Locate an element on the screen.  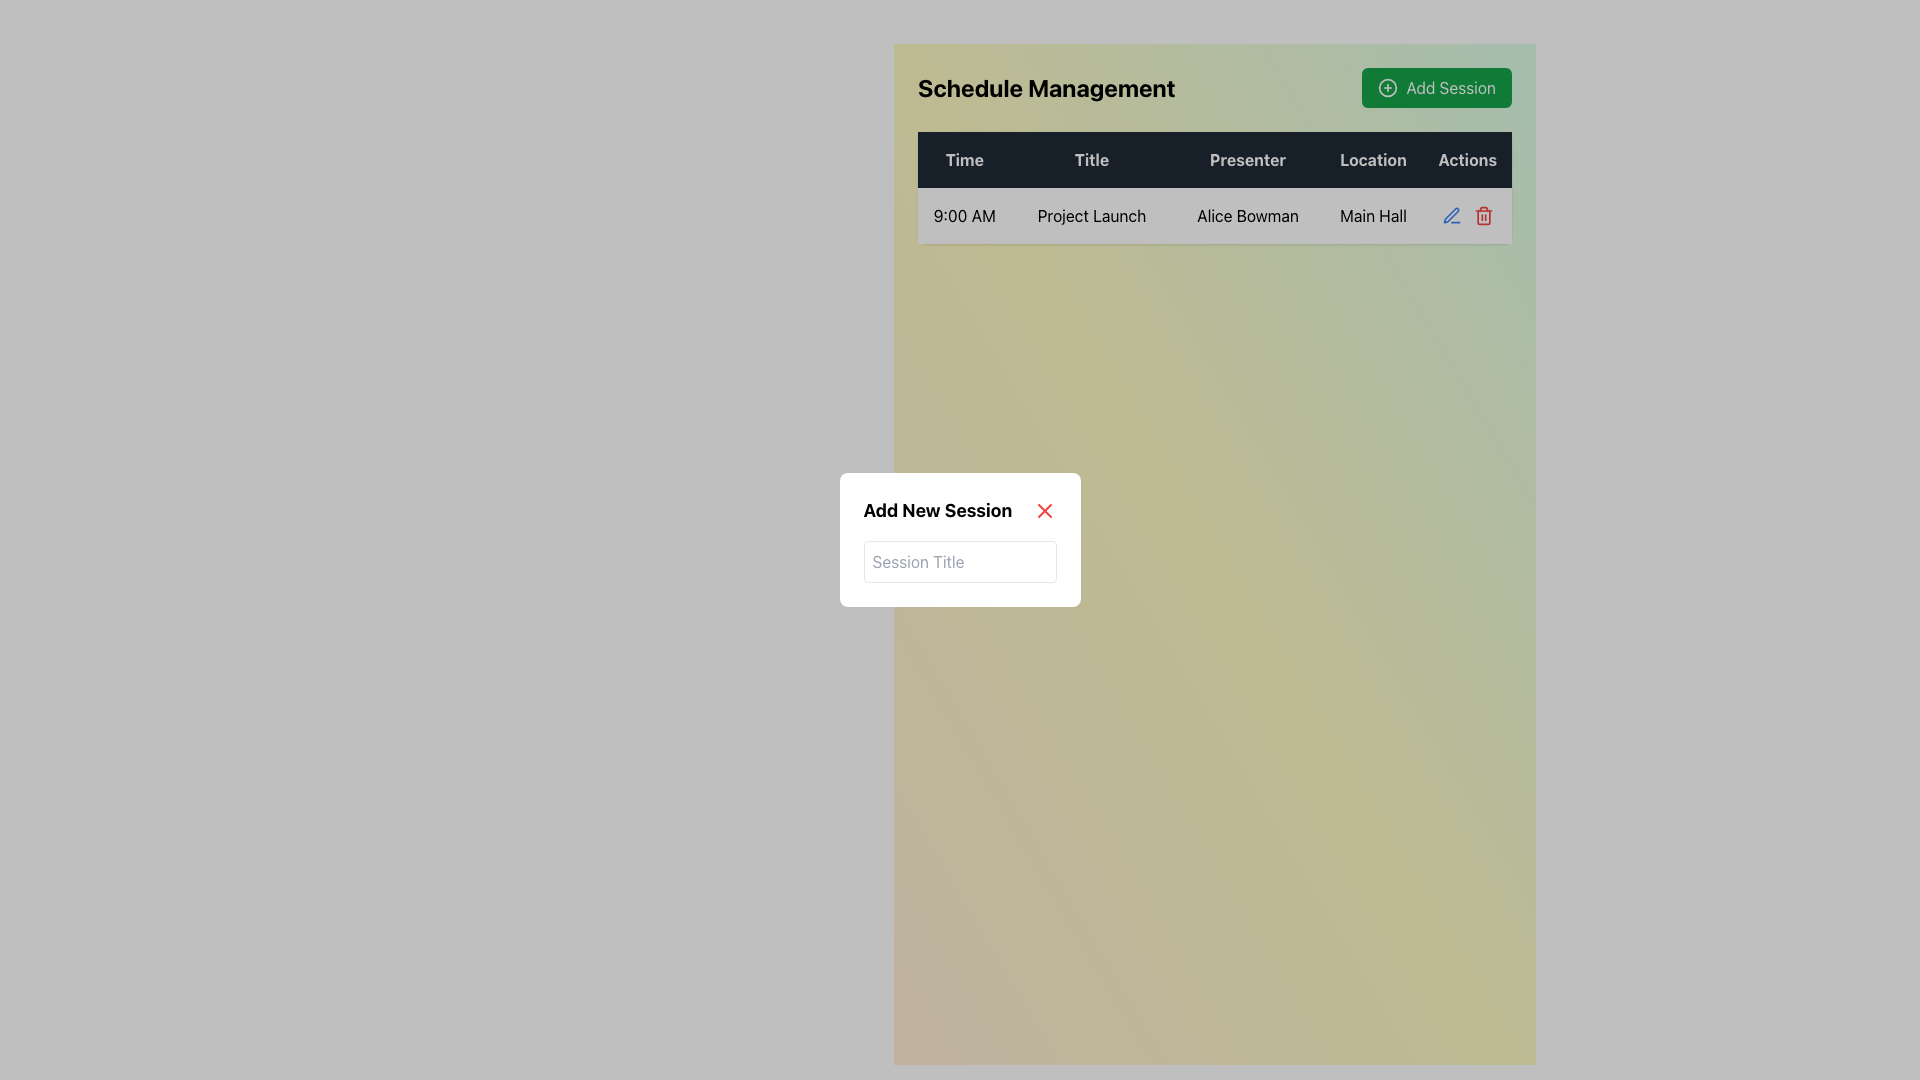
text label displaying 'Time', which is the first heading in a row of five at the top of the table-like structure is located at coordinates (964, 158).